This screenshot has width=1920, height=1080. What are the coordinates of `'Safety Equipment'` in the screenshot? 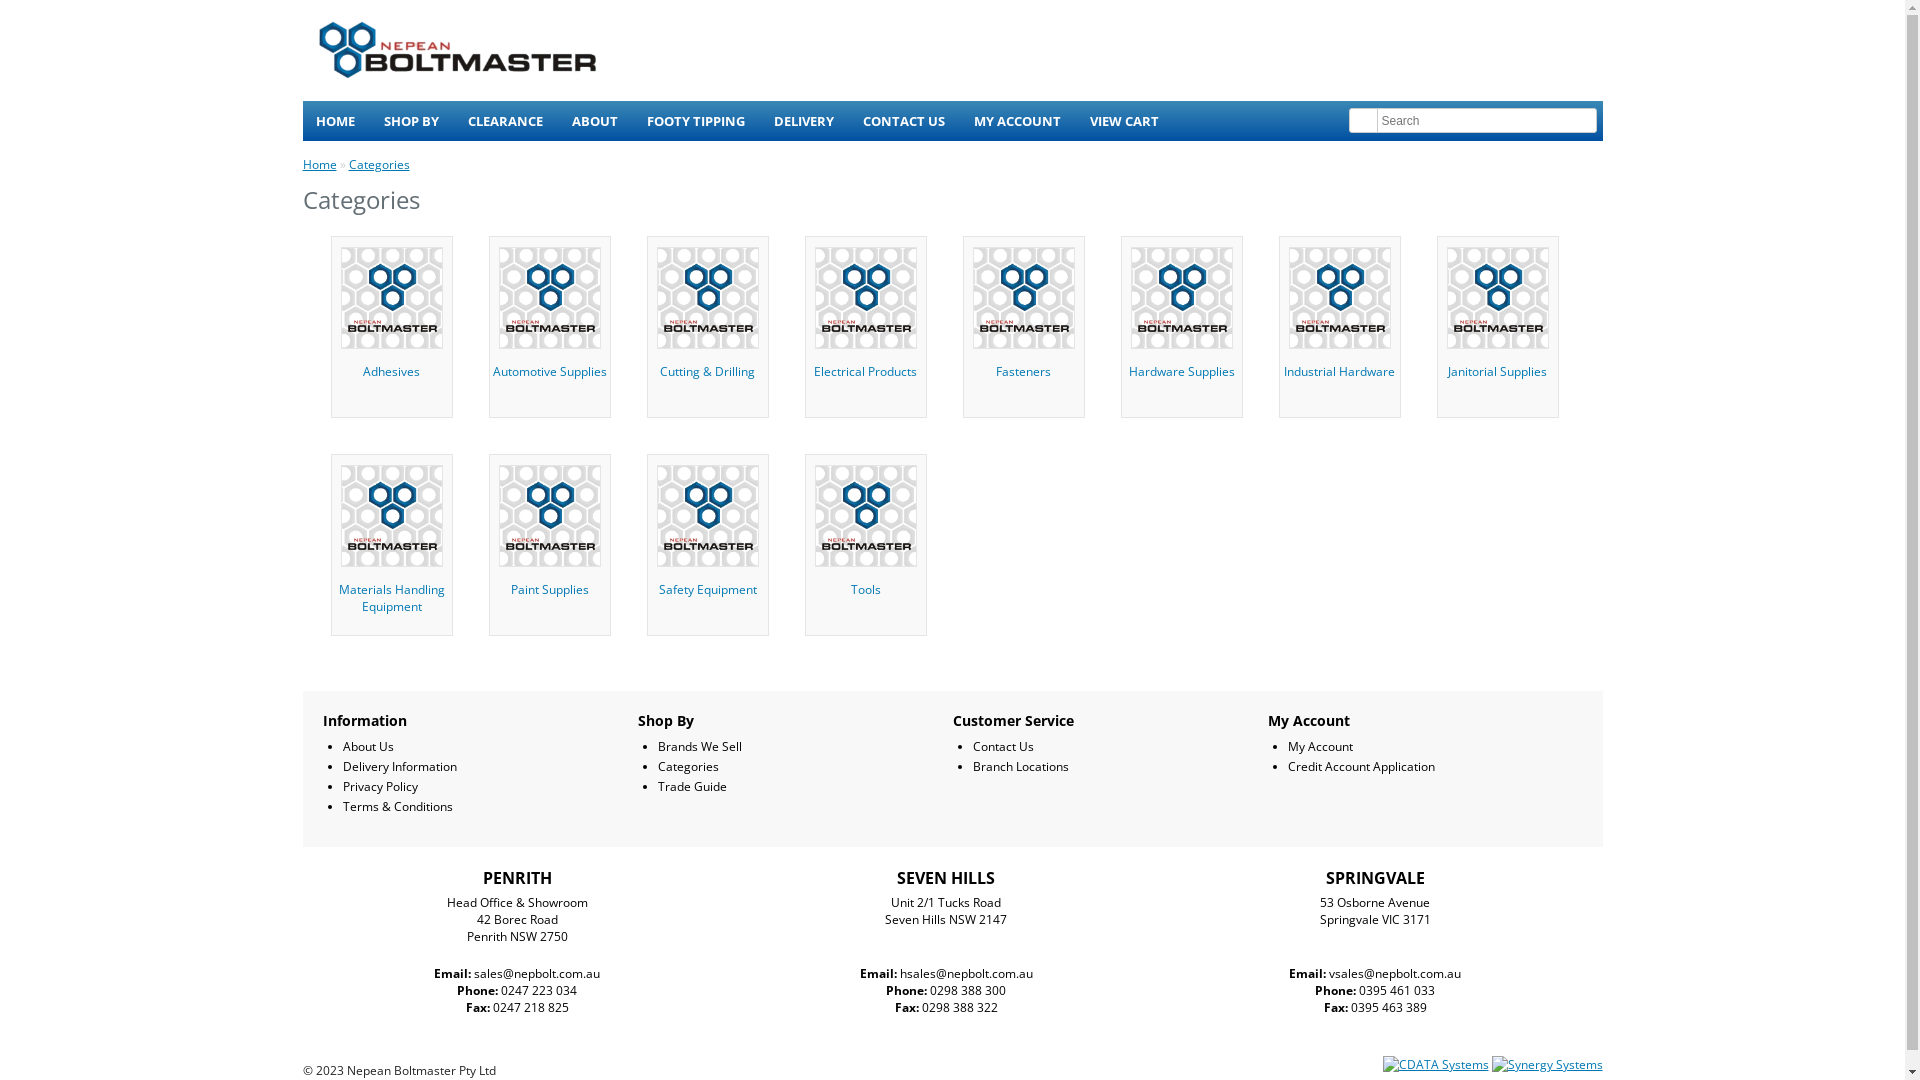 It's located at (708, 536).